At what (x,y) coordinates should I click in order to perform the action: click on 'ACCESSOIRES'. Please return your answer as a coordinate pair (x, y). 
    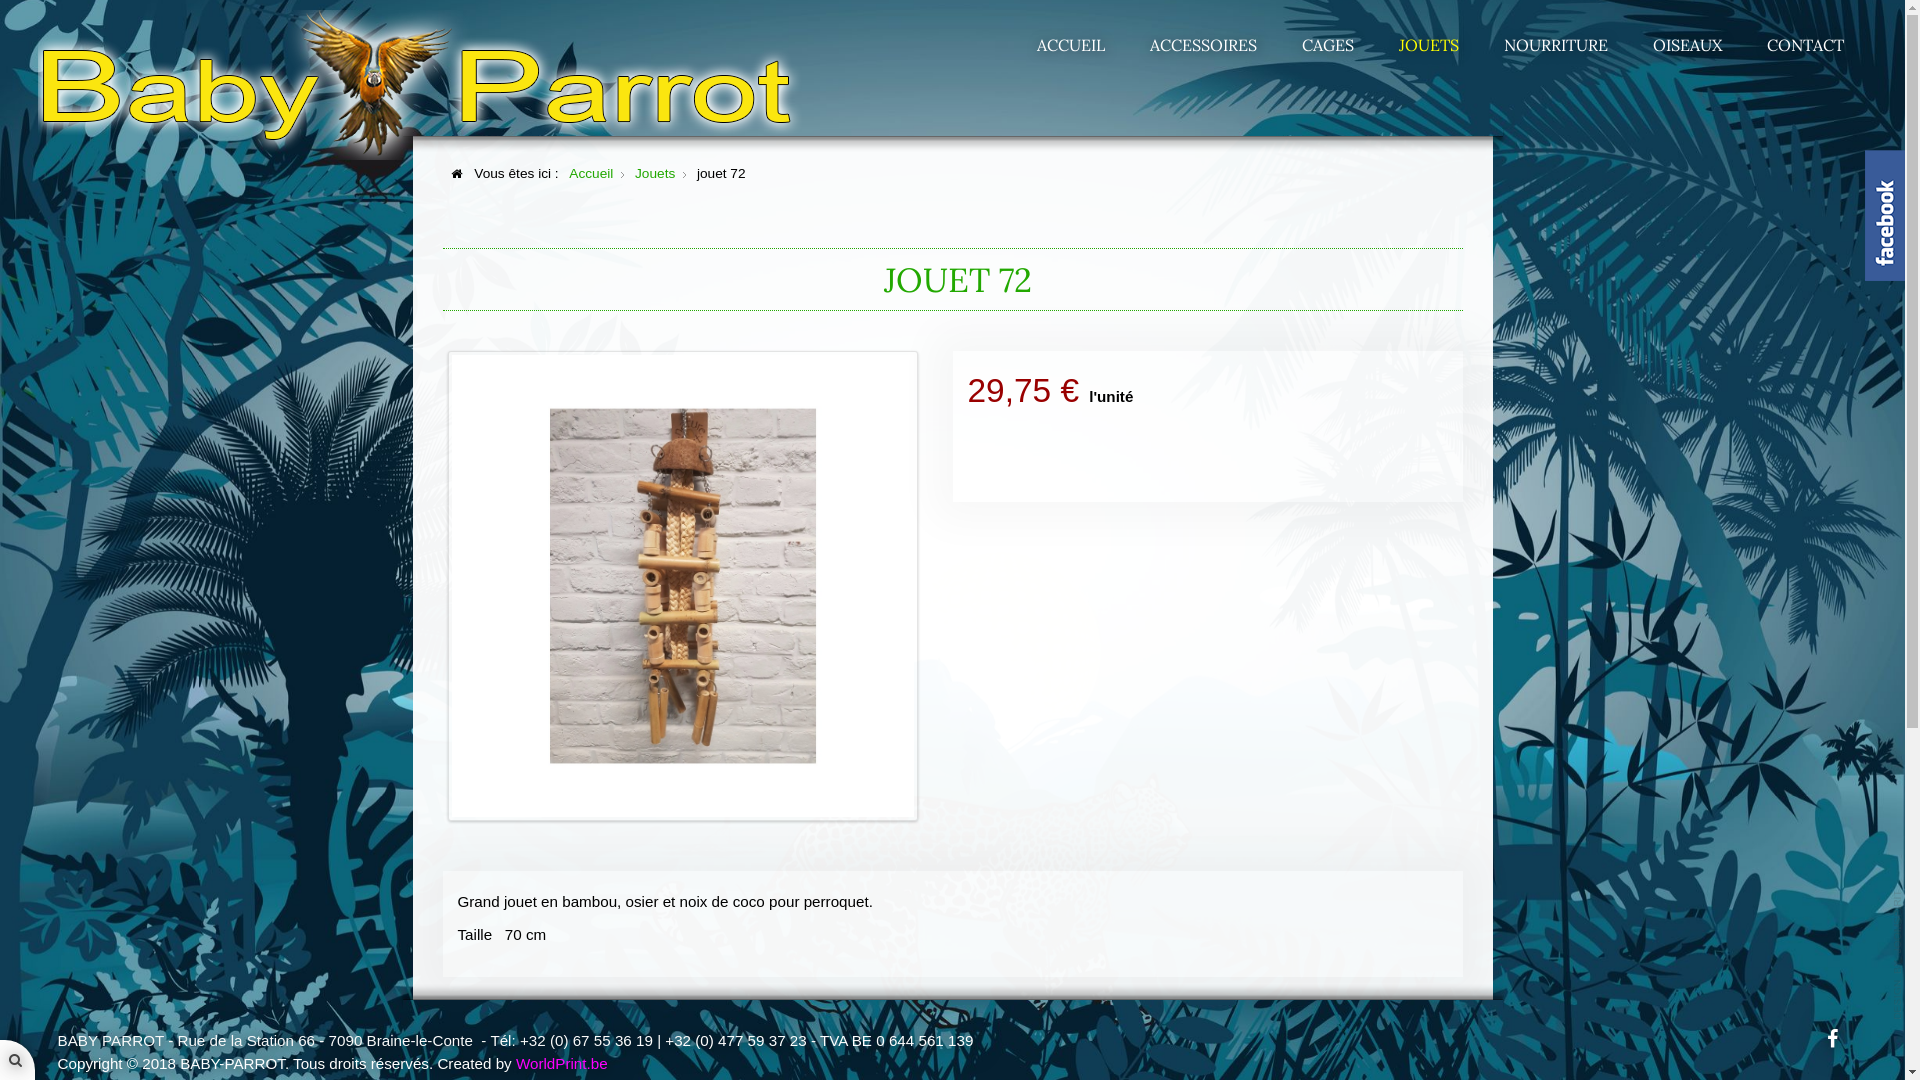
    Looking at the image, I should click on (1202, 45).